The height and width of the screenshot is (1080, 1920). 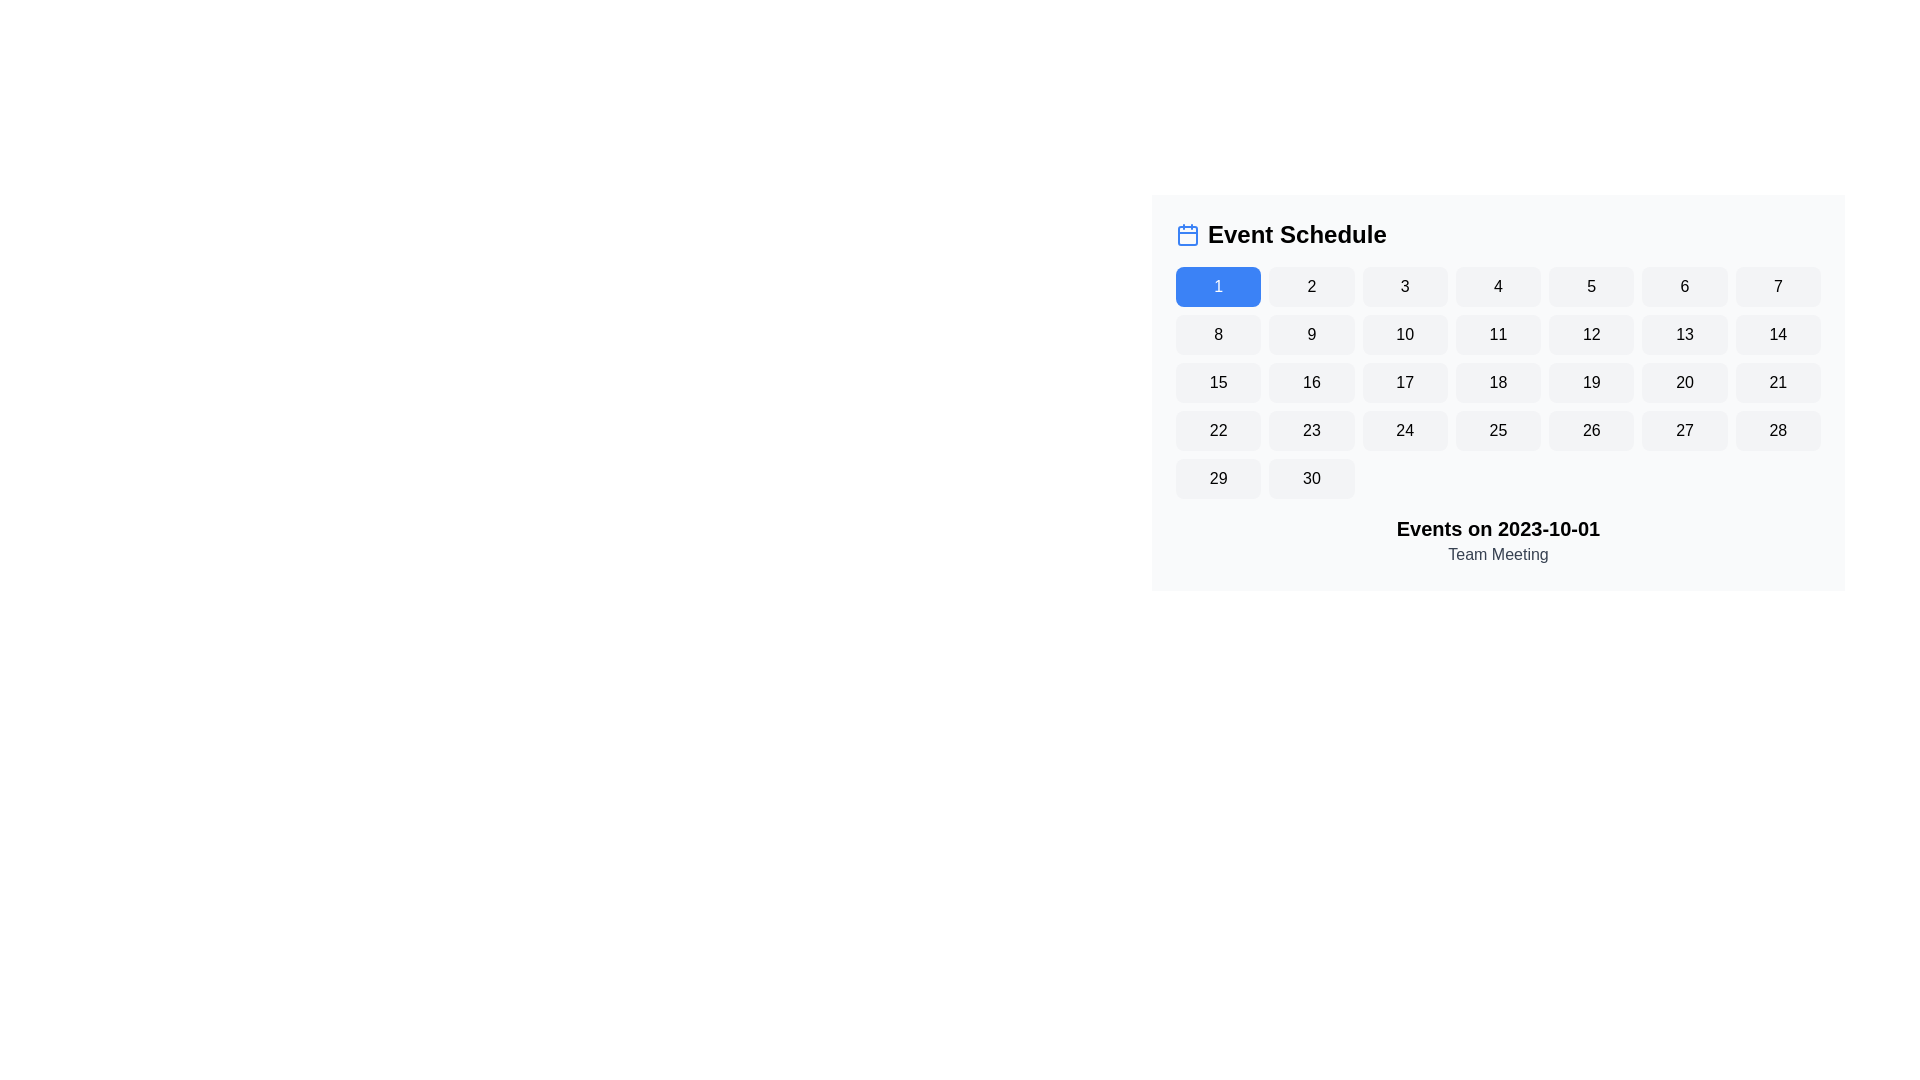 I want to click on the calendar button labeled '5', so click(x=1590, y=286).